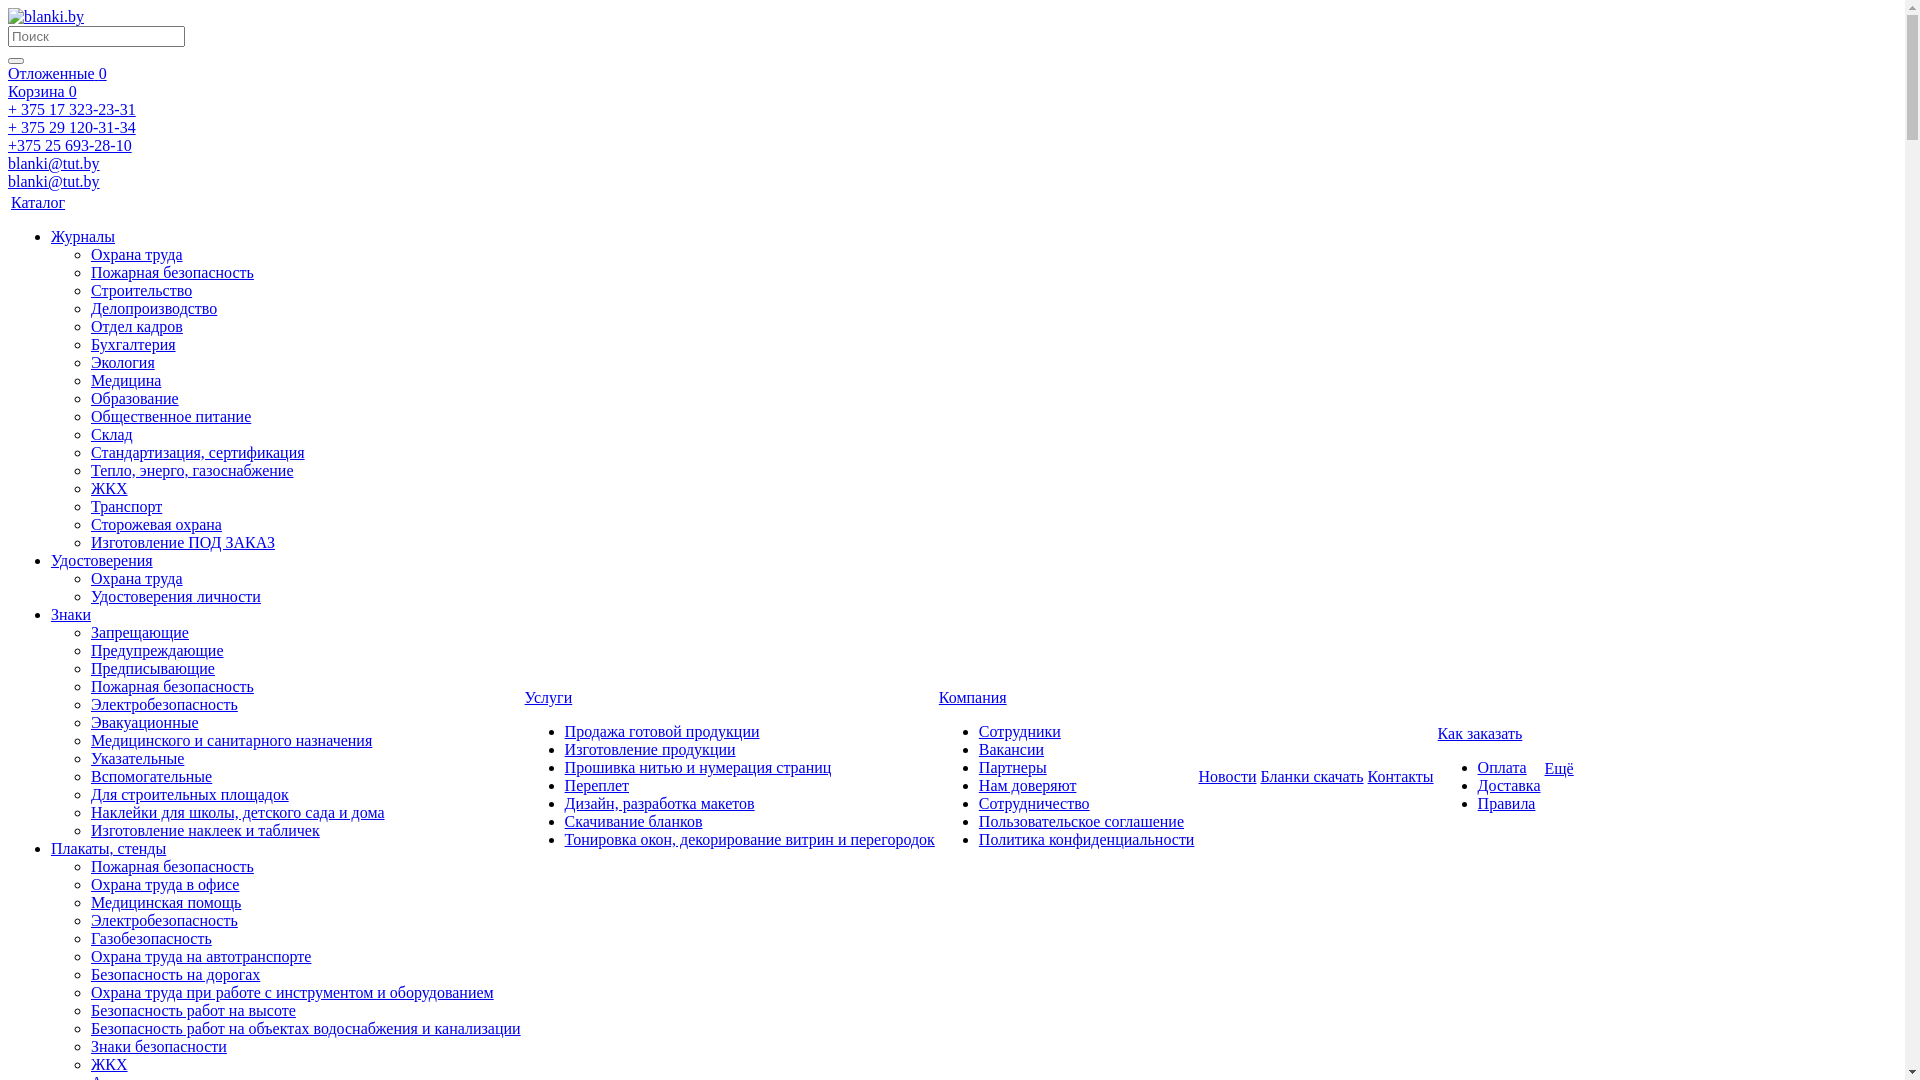  I want to click on 'blanki.by', so click(8, 16).